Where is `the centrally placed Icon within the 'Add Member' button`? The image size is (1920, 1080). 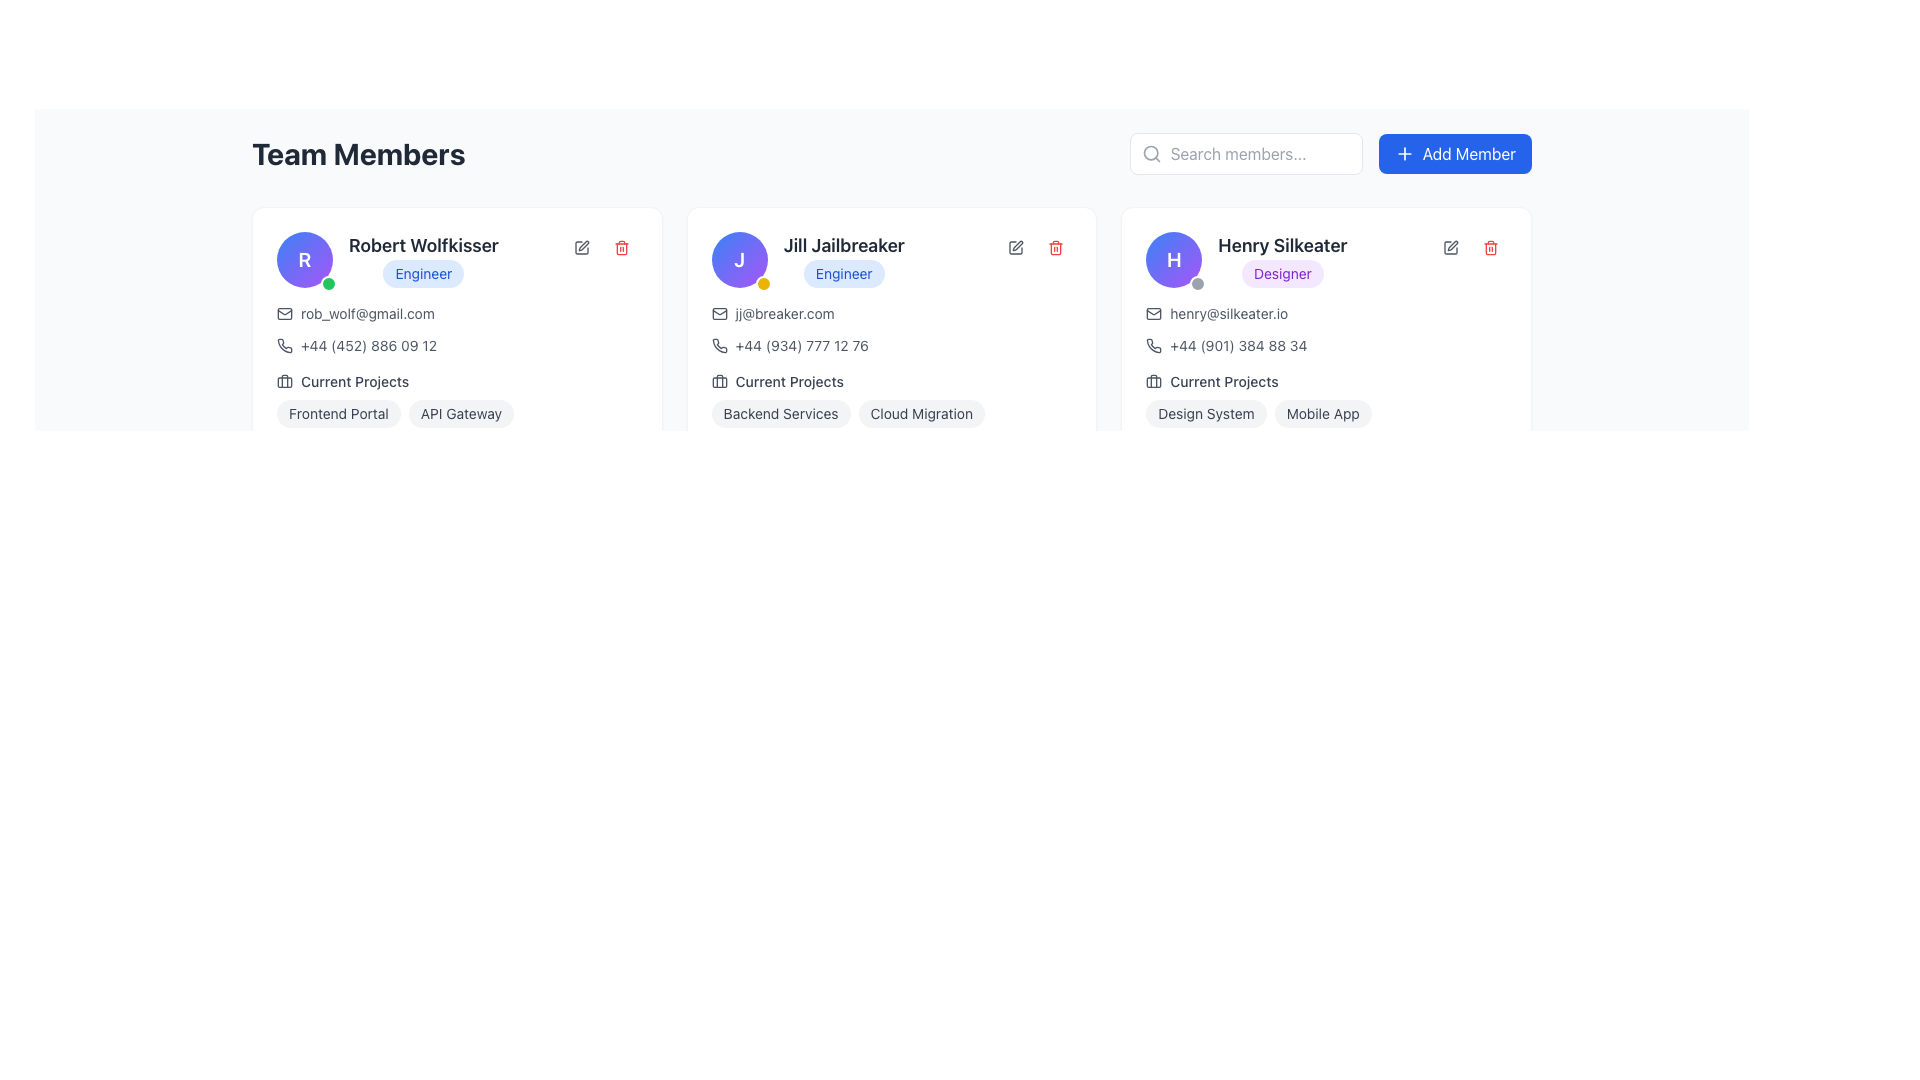 the centrally placed Icon within the 'Add Member' button is located at coordinates (1403, 153).